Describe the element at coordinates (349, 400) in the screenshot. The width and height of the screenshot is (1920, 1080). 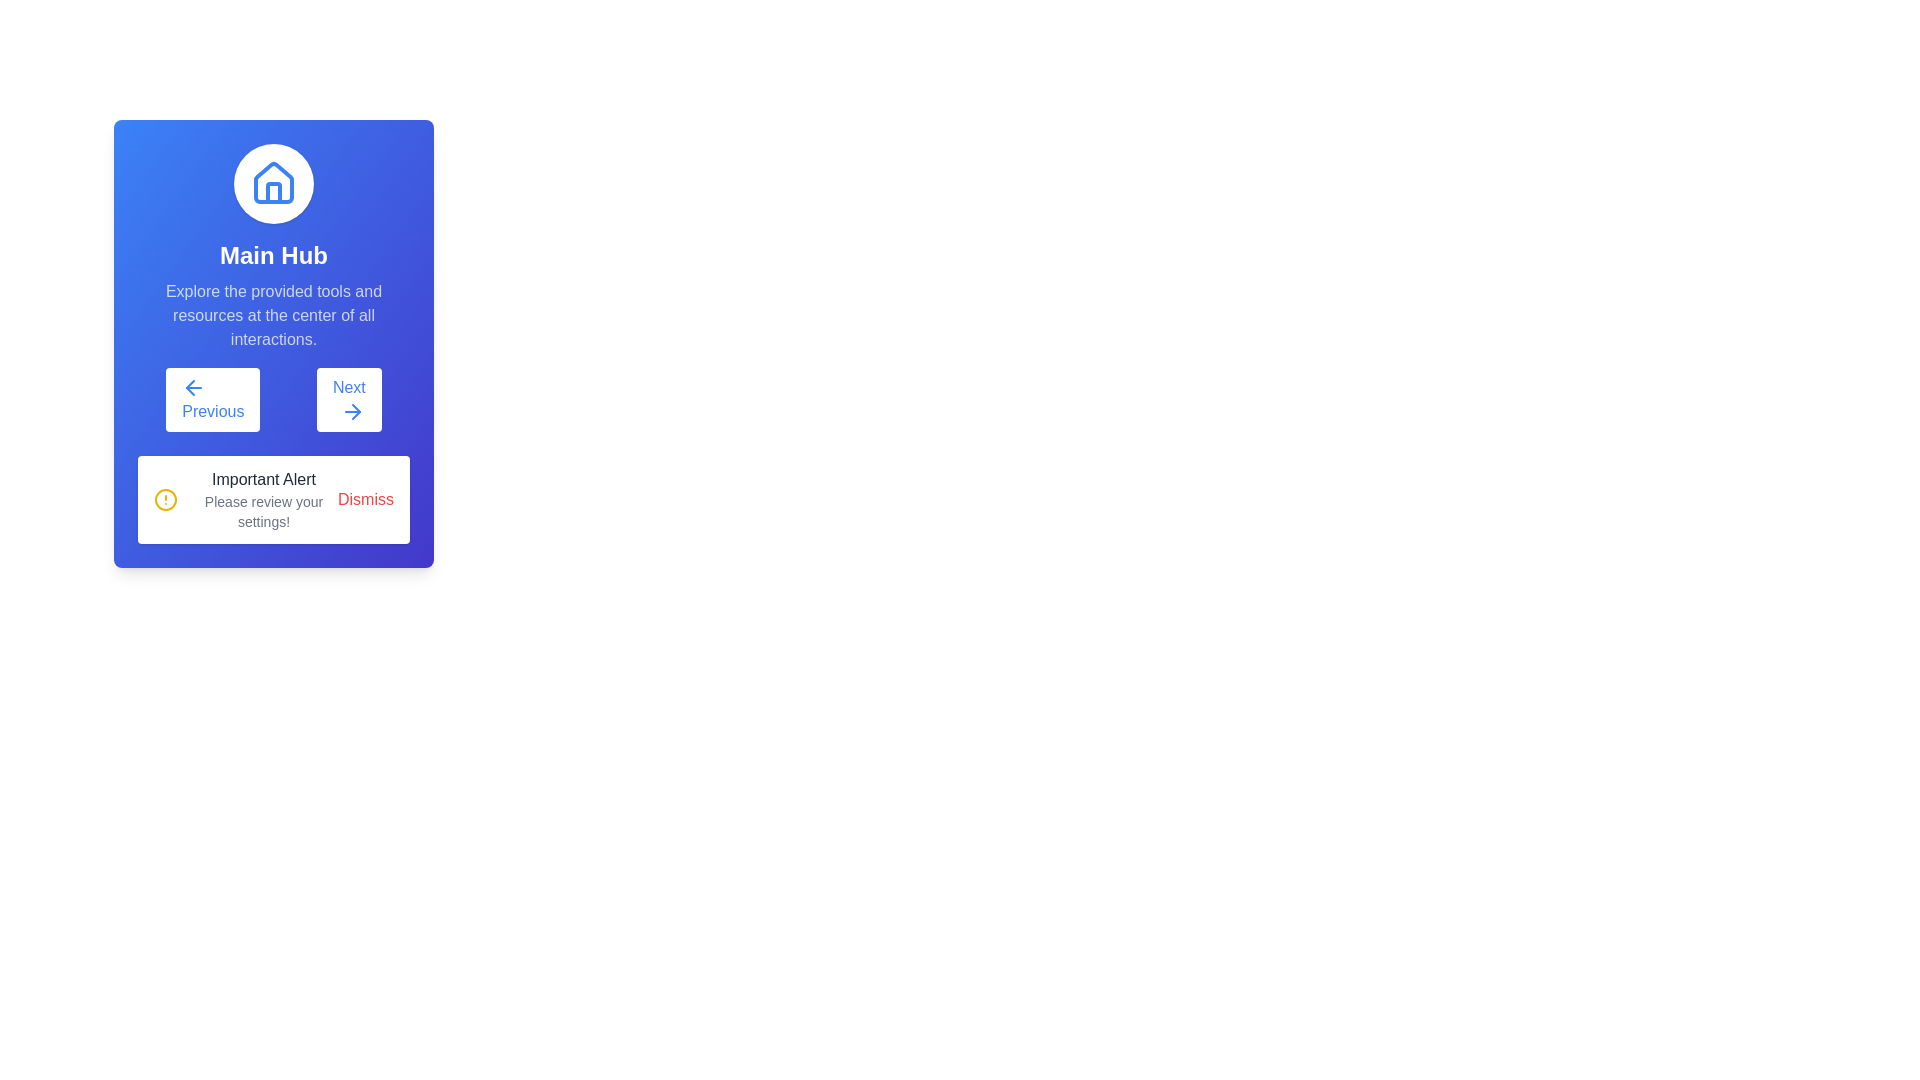
I see `the rectangular button with rounded corners labeled 'Next', which has a white background and blue text, to apply the hover effect` at that location.